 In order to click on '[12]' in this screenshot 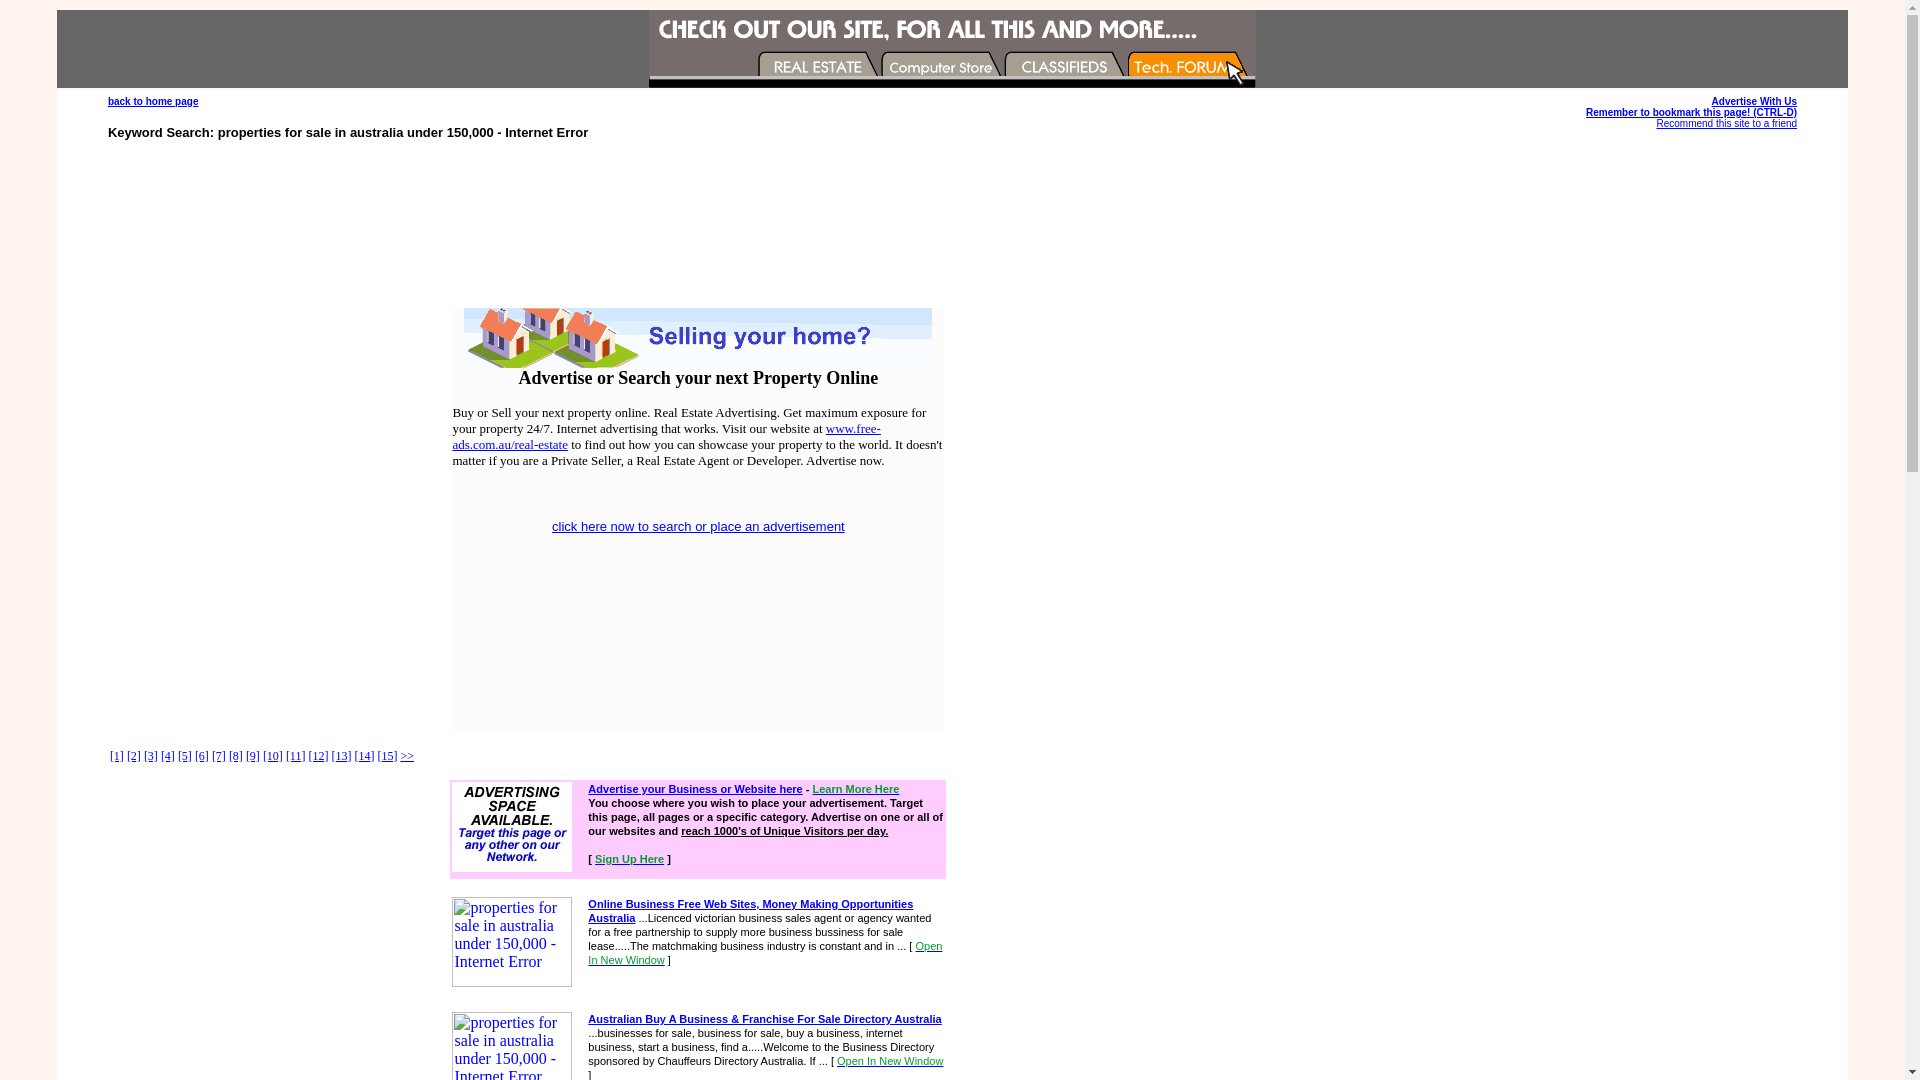, I will do `click(316, 756)`.